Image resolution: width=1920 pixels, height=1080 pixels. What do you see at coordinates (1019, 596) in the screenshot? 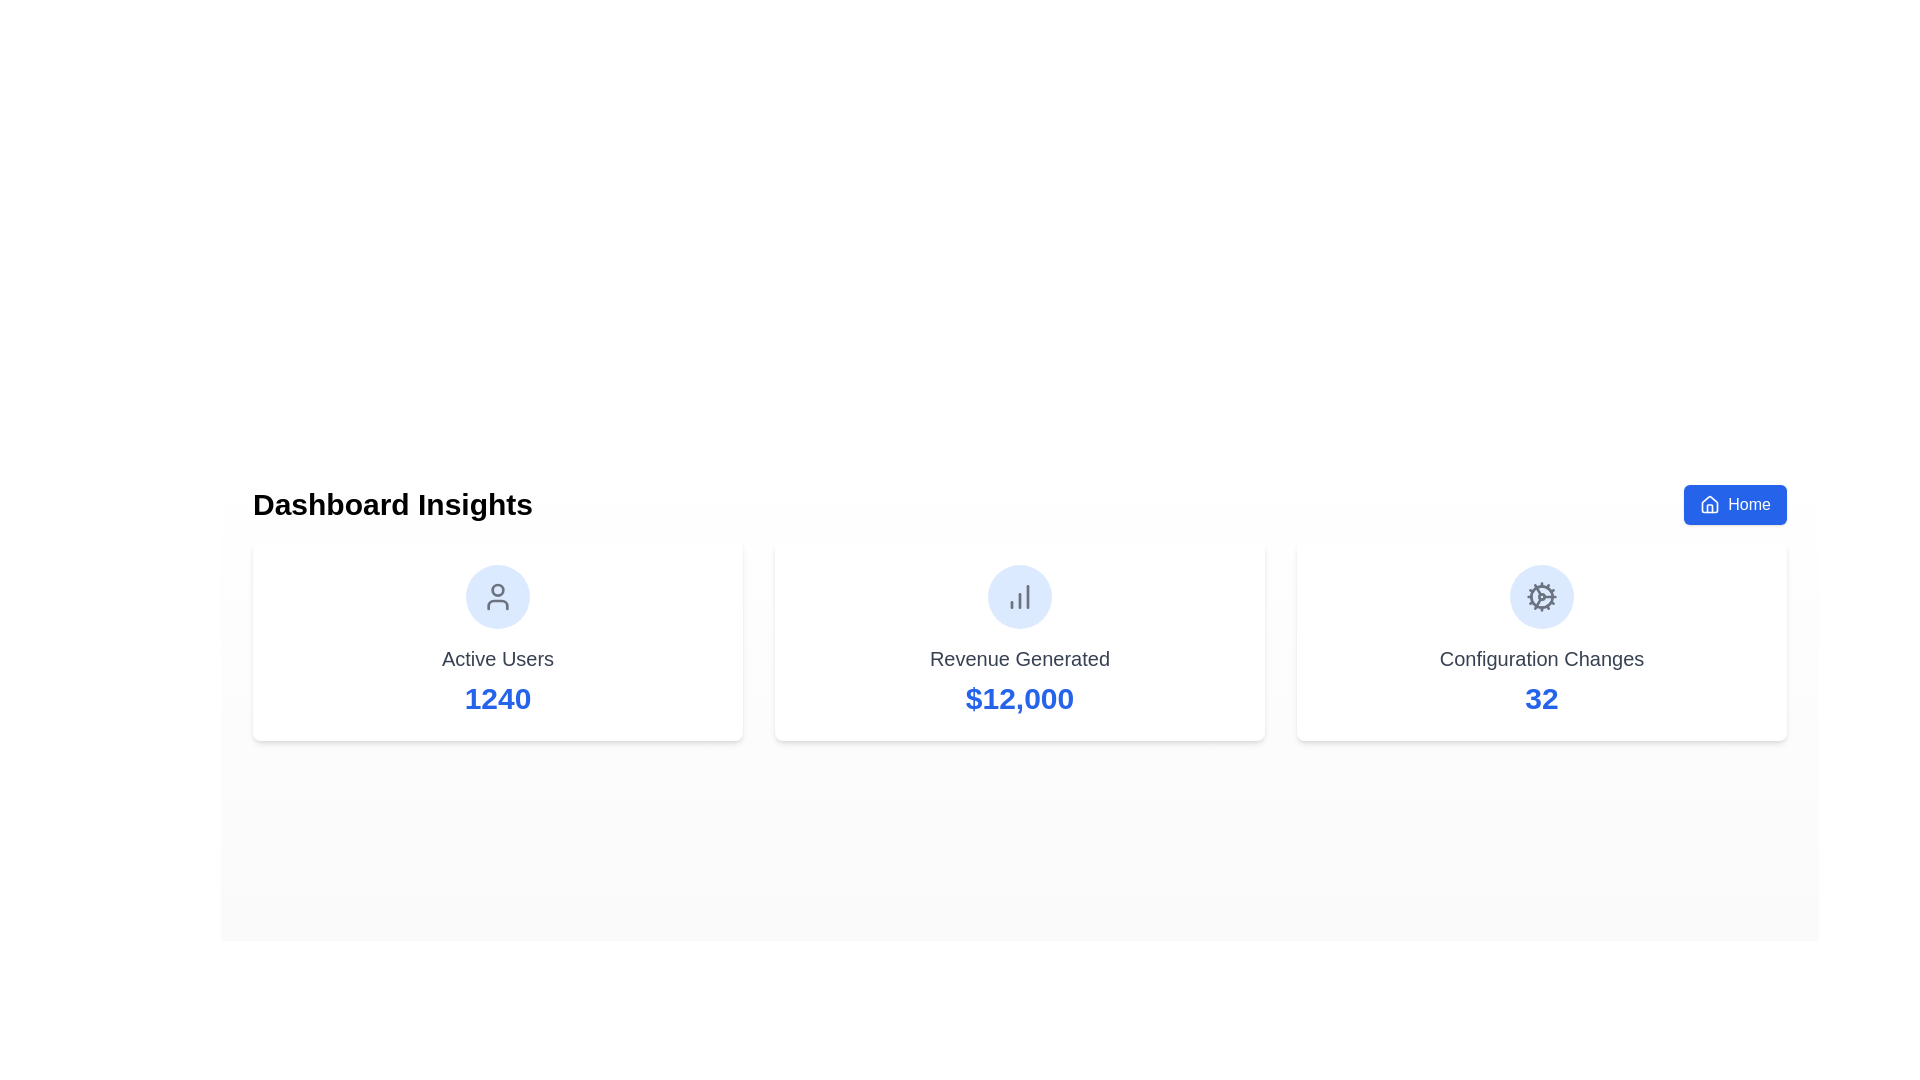
I see `the circular icon with a light blue background and three gray vertical bars resembling a bar chart, which is centered at the top of the 'Revenue Generated' card` at bounding box center [1019, 596].